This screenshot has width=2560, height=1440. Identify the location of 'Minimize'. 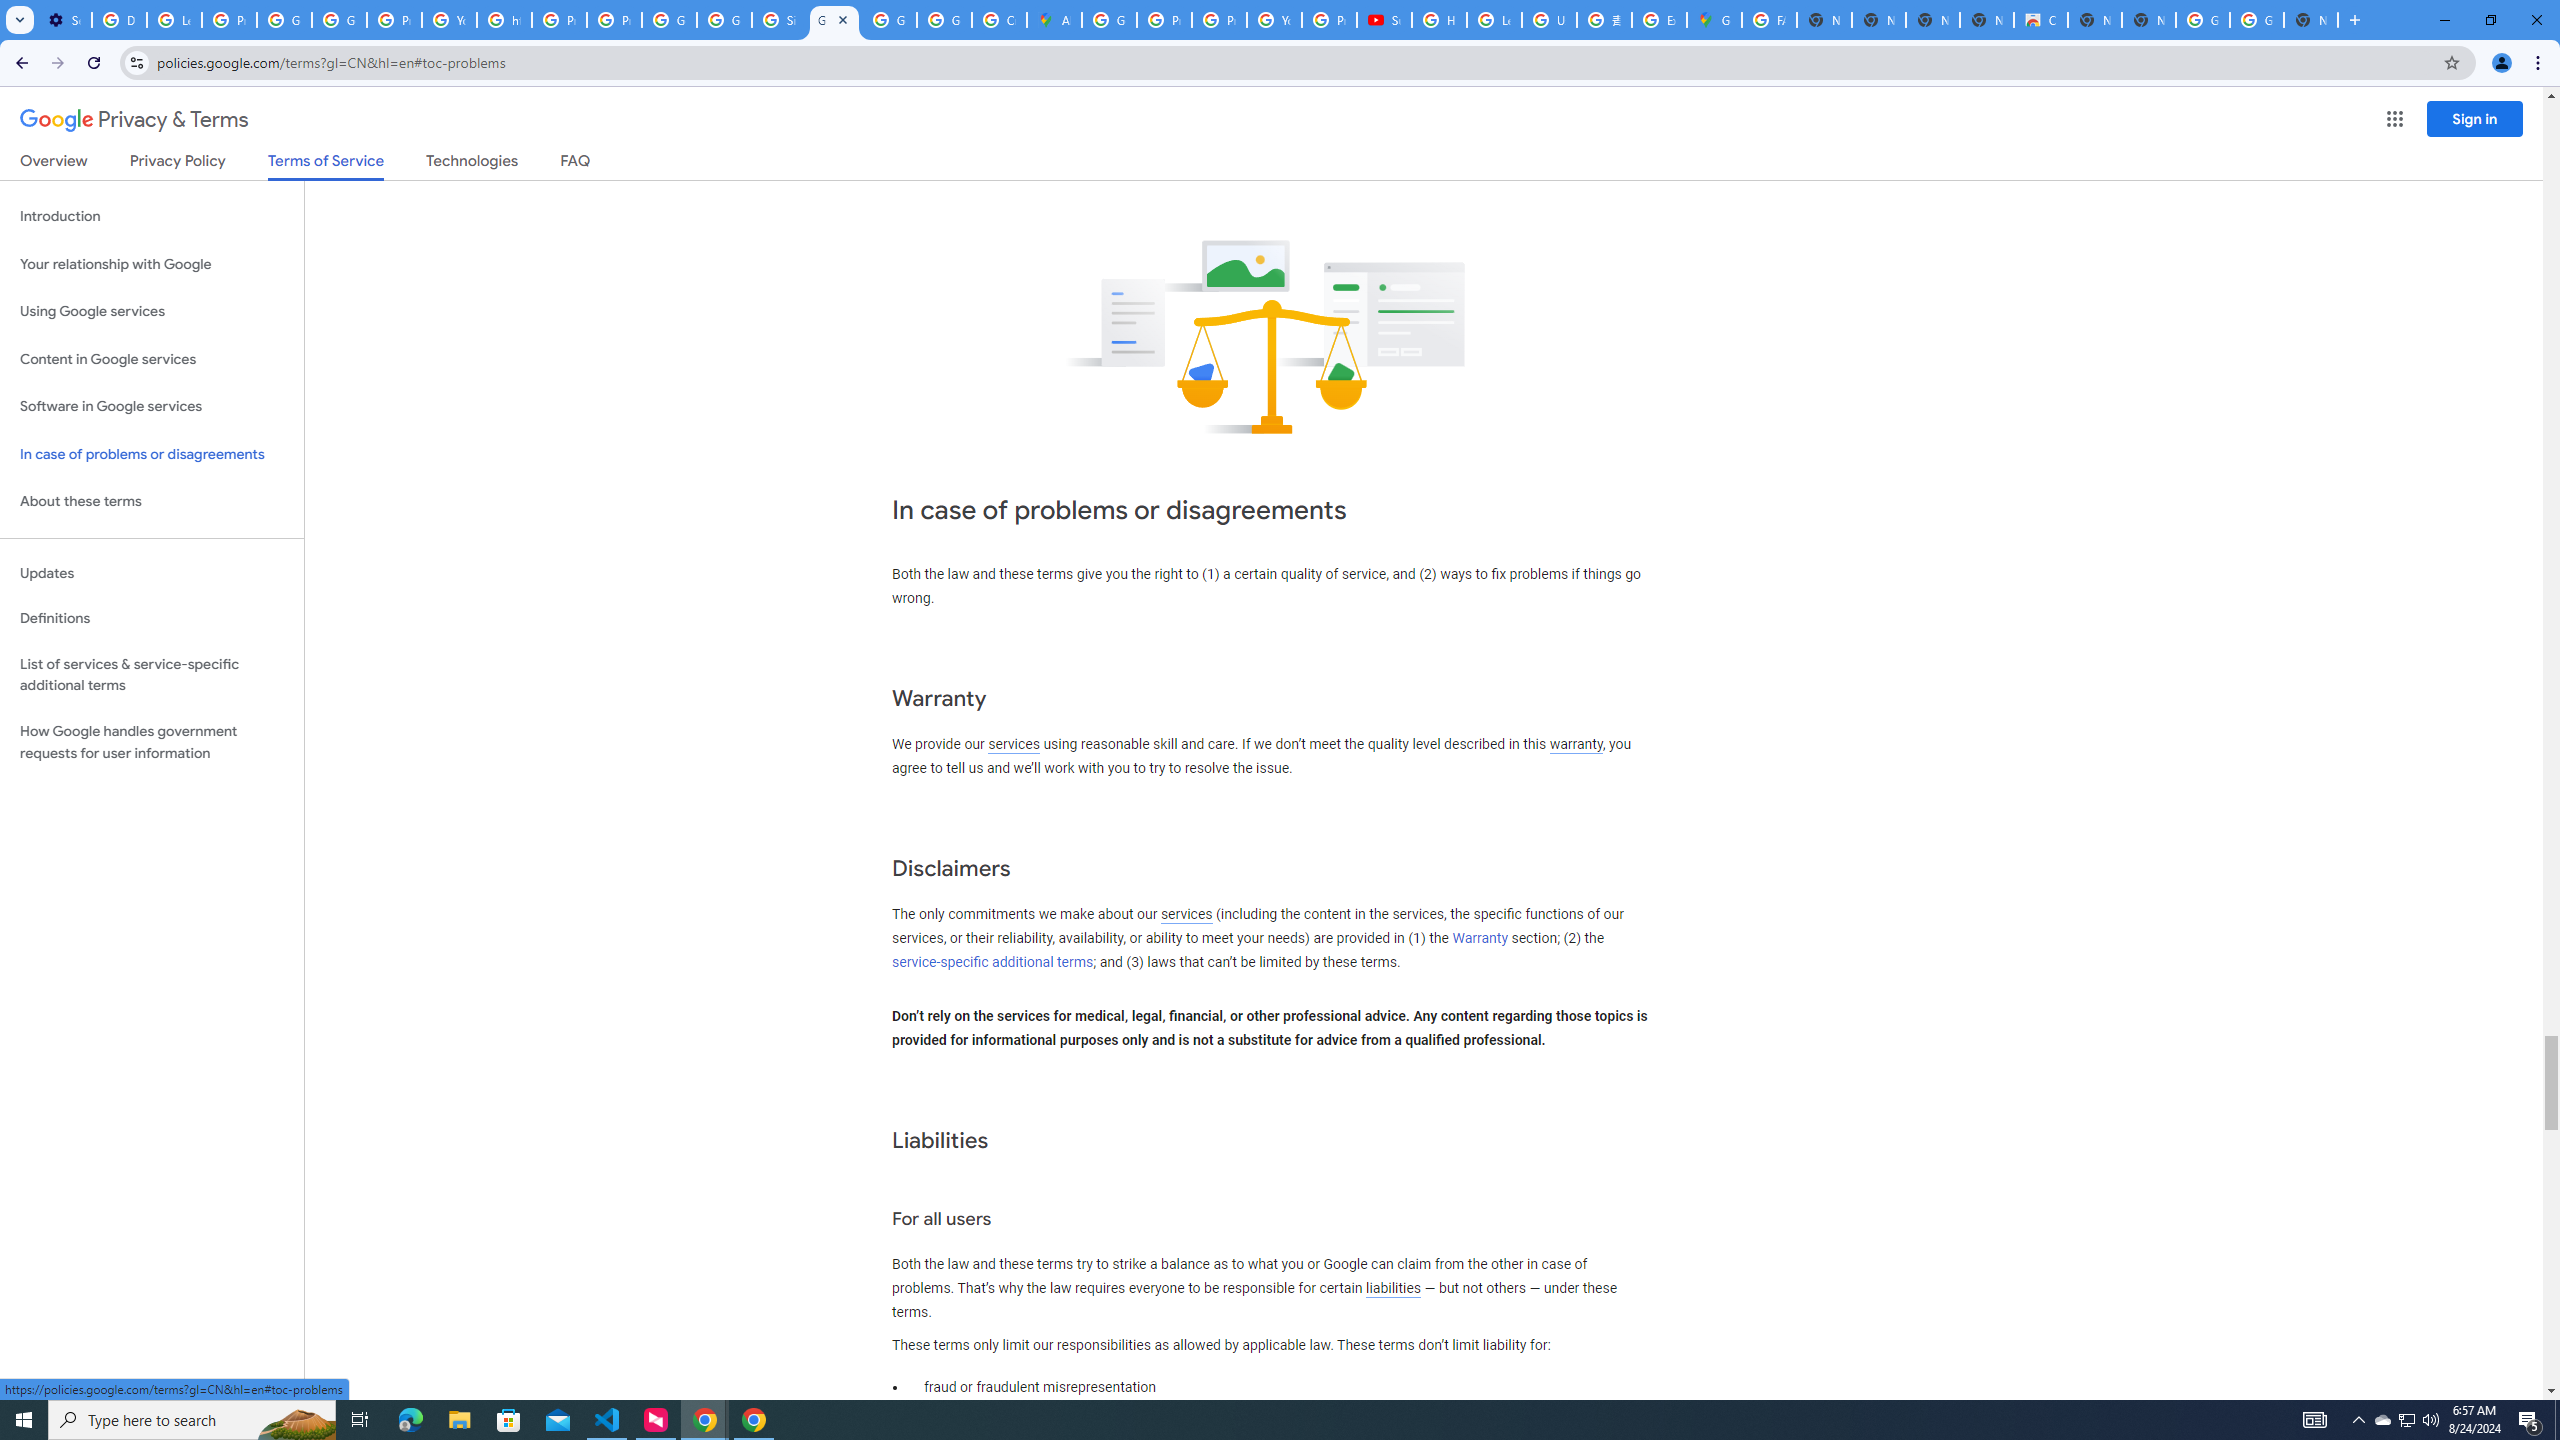
(2443, 19).